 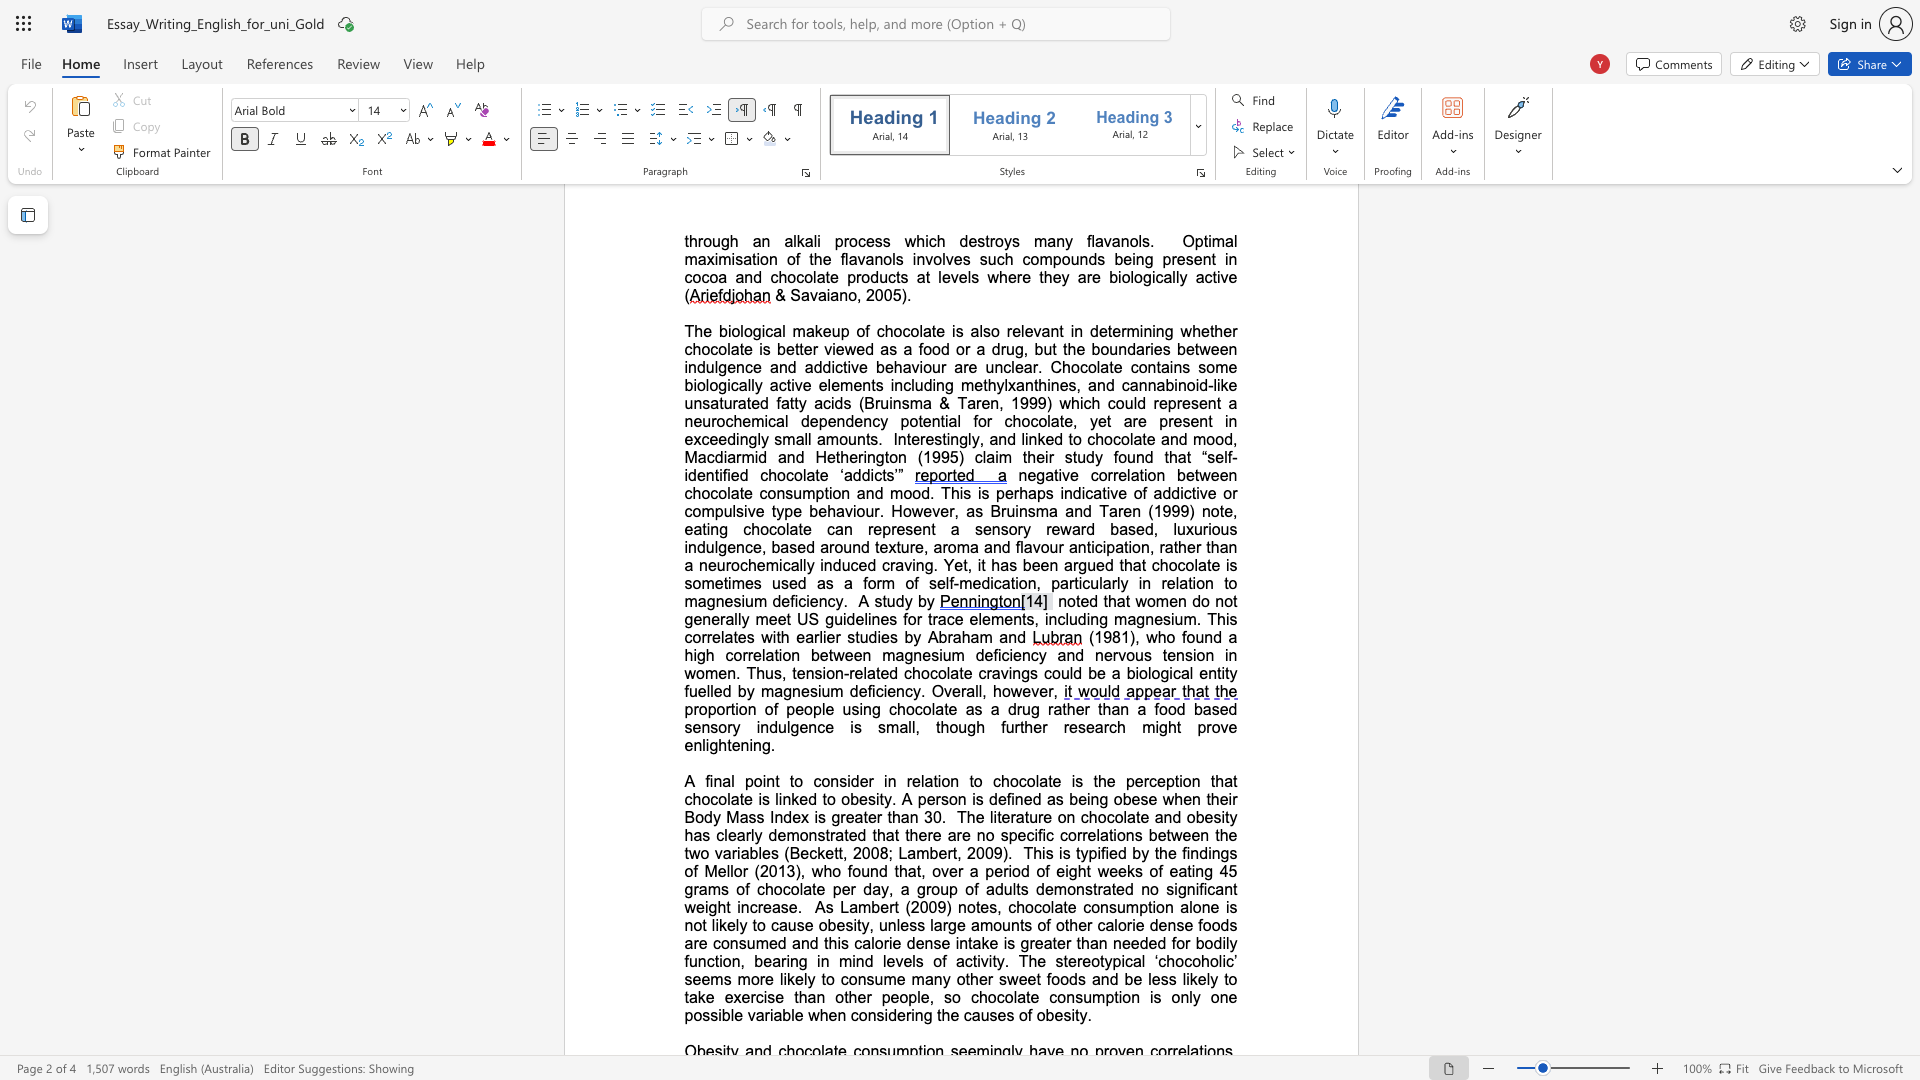 I want to click on the subset text "Inde" within the text "that chocolate is linked to obesity. A person is defined as being obese when their Body Mass Index is greater than 30", so click(x=768, y=817).